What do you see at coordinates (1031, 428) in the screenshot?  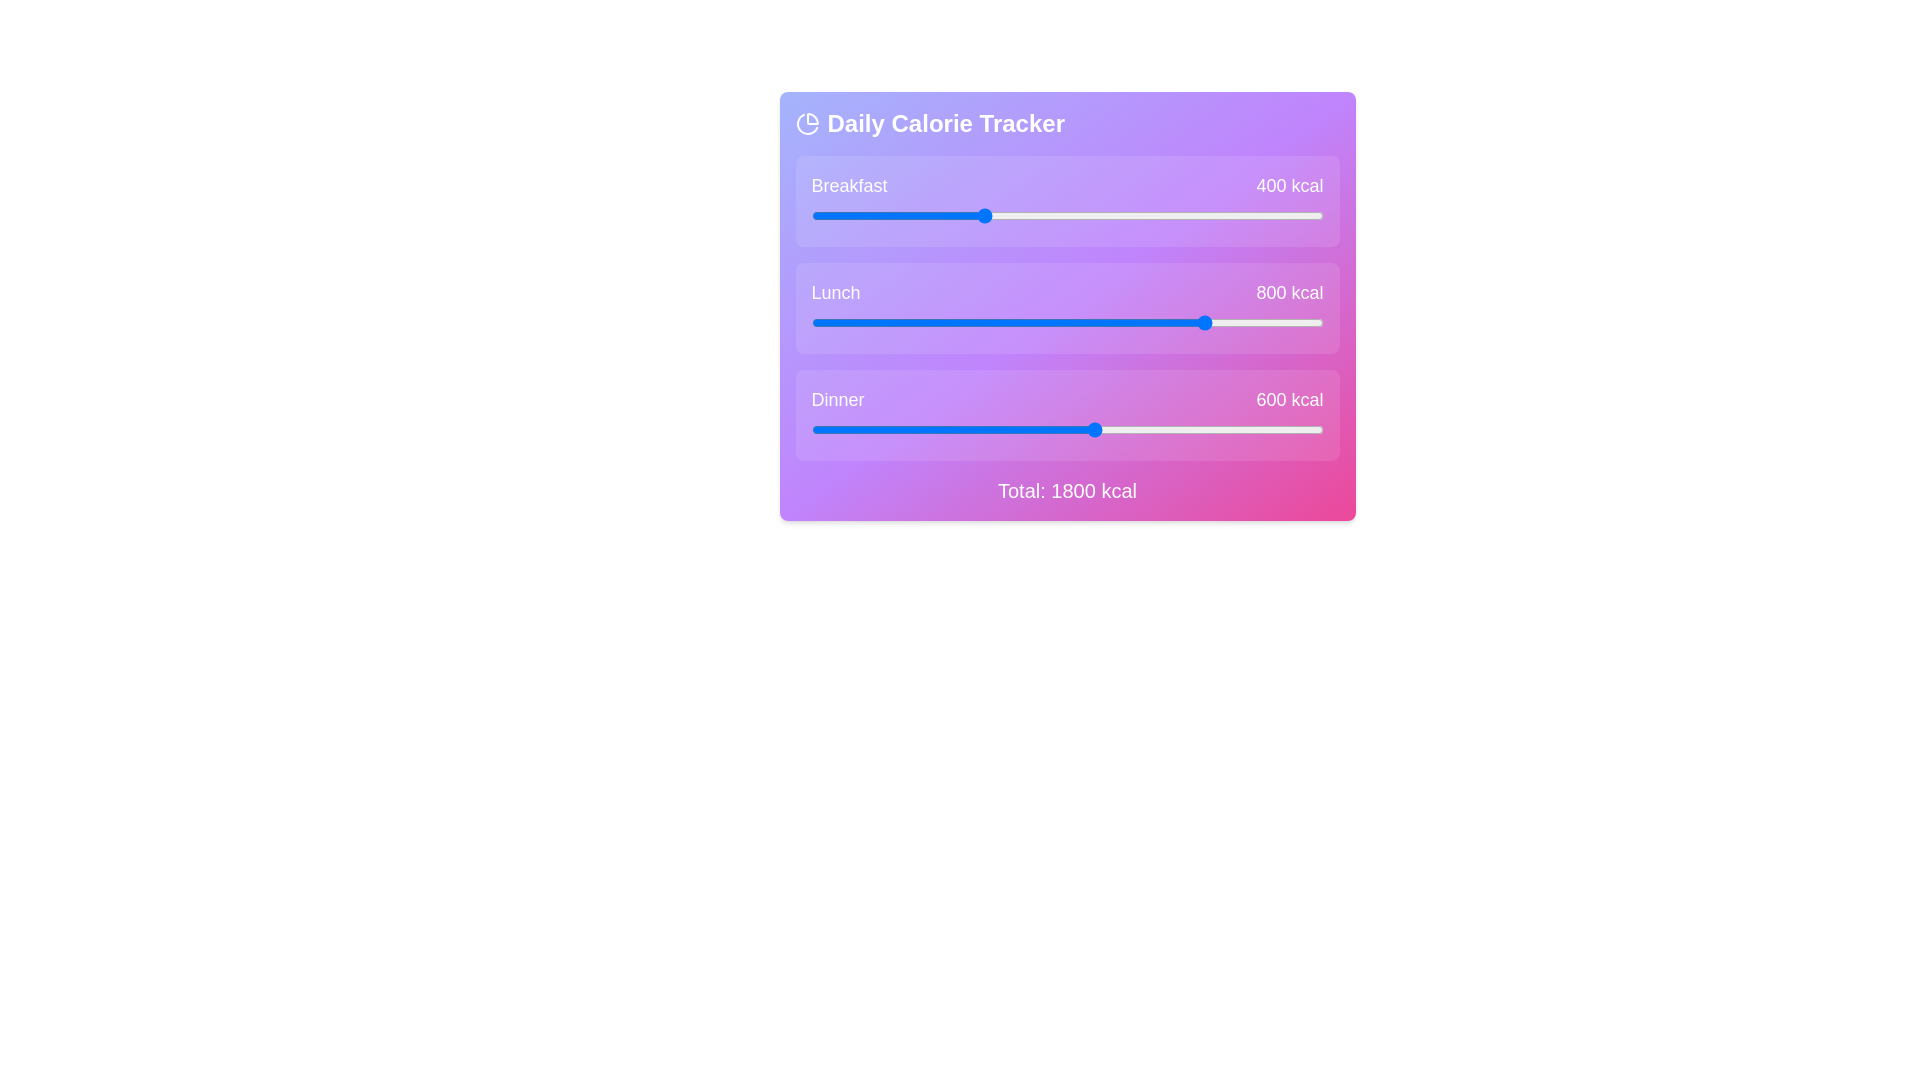 I see `the dinner calorie slider` at bounding box center [1031, 428].